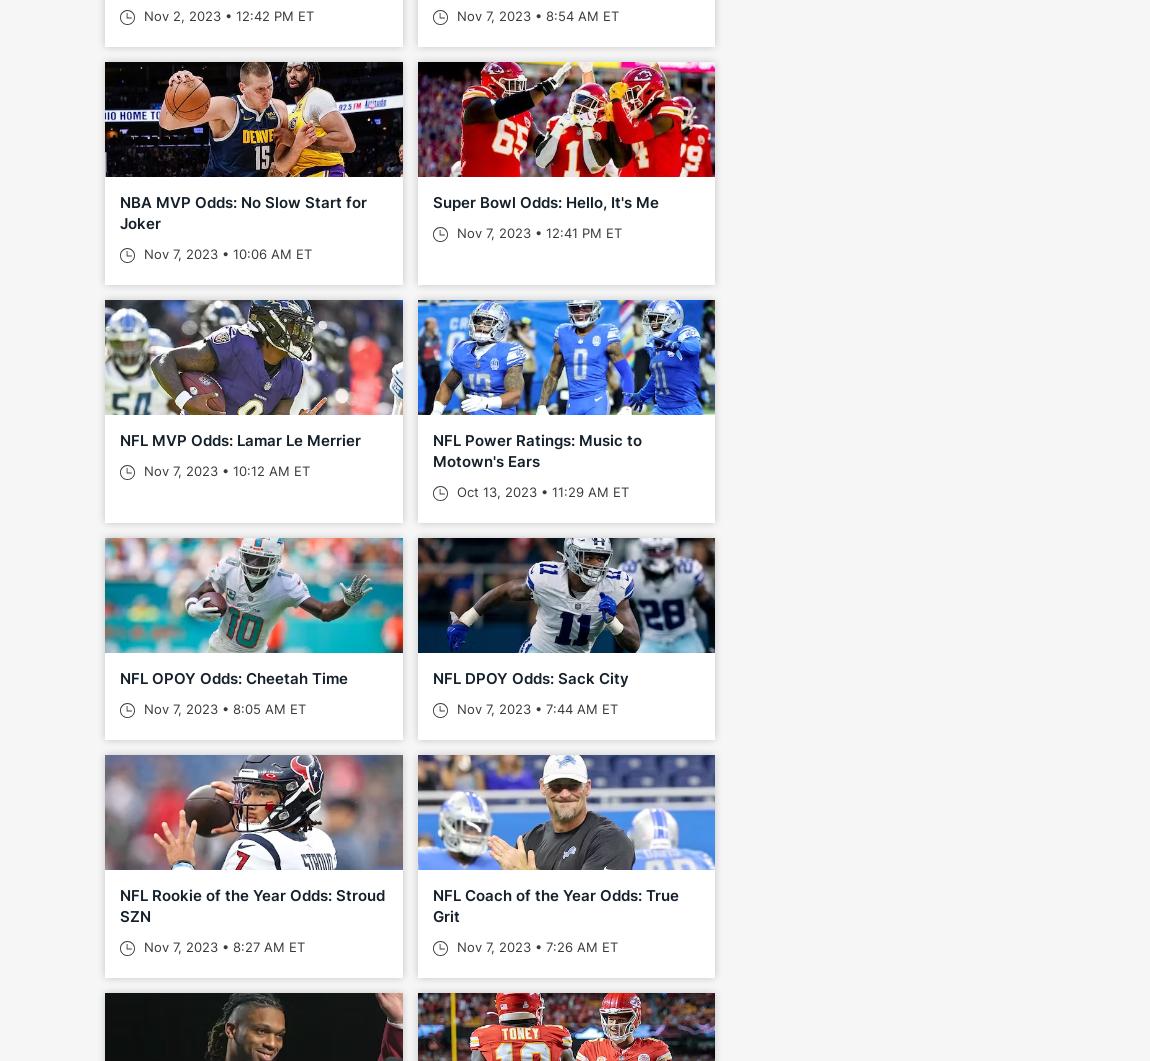 The image size is (1150, 1061). Describe the element at coordinates (530, 677) in the screenshot. I see `'NFL DPOY Odds: Sack City'` at that location.